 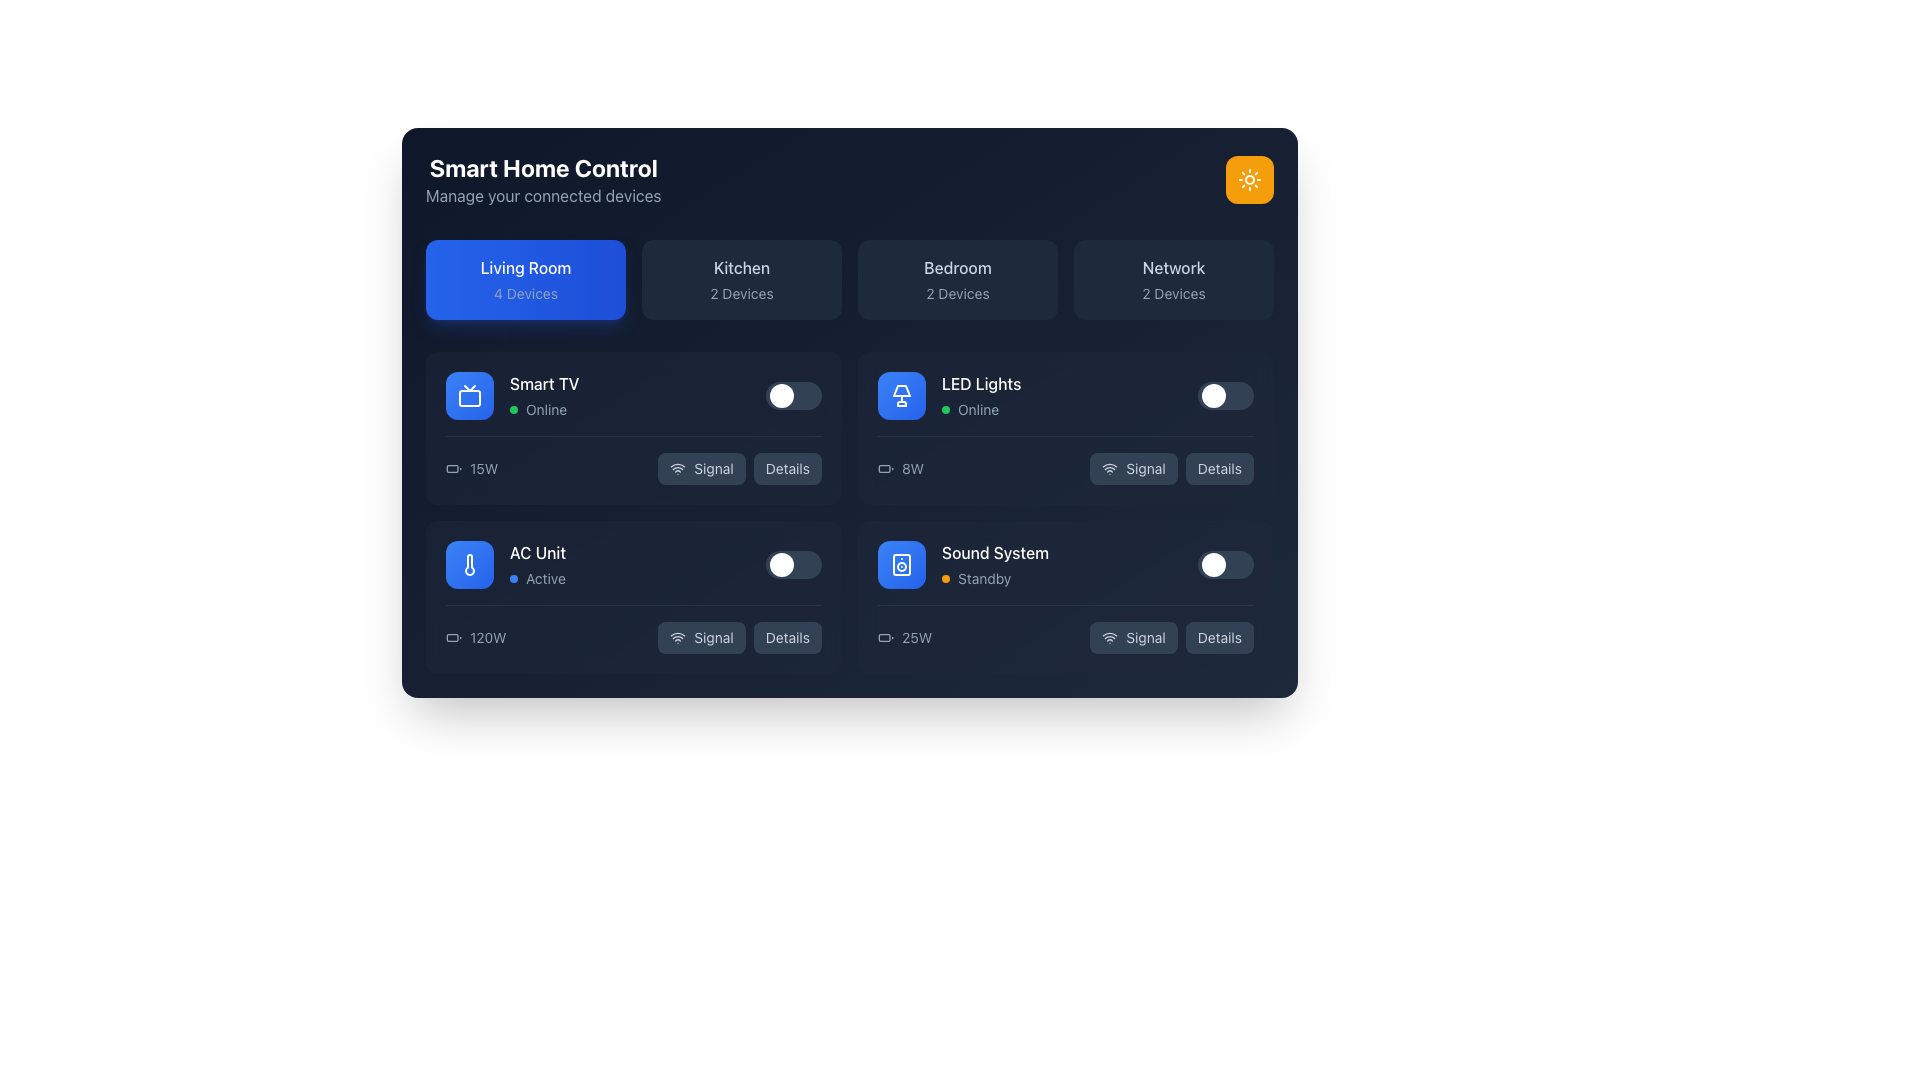 I want to click on the area containing the text label that provides information regarding the number of devices associated with the 'Network' section, located below the 'Network' title within the lower portion of the rectangular card labeled 'Network', so click(x=1174, y=293).